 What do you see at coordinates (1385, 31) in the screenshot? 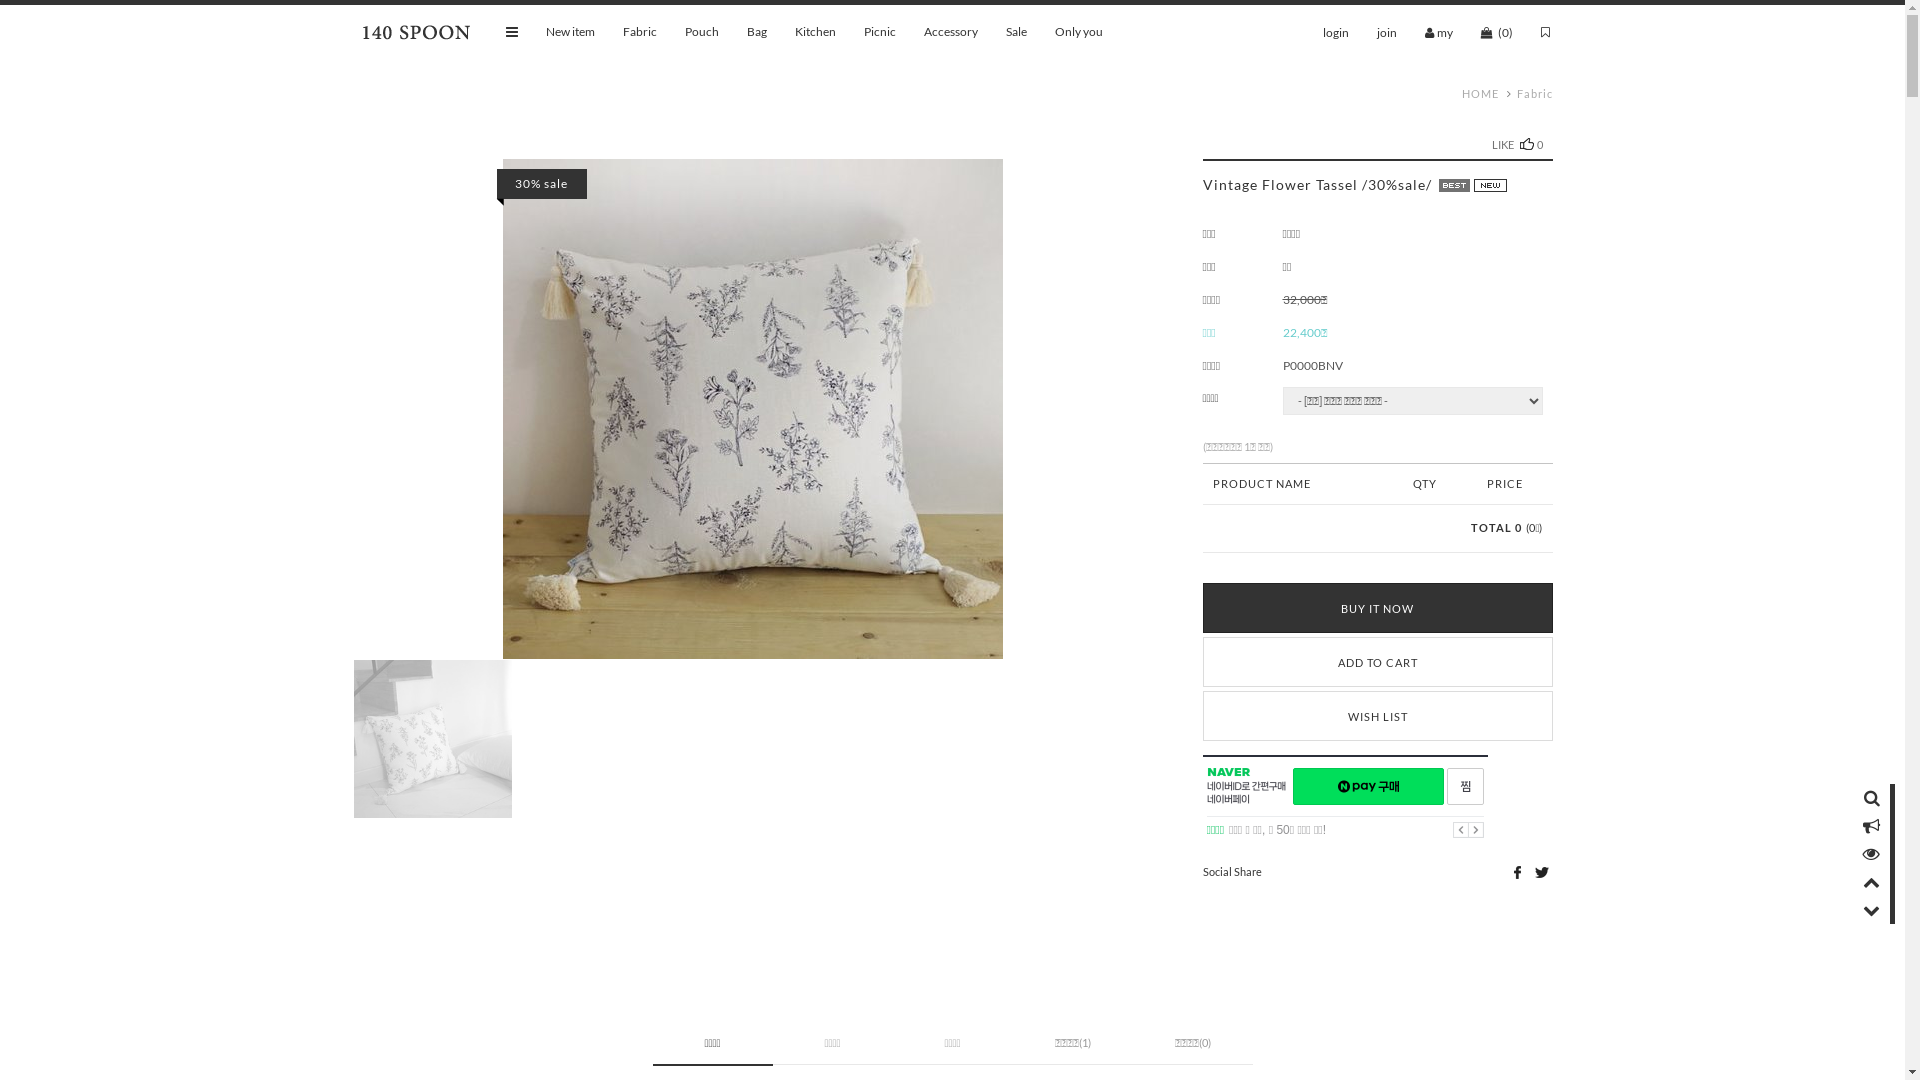
I see `'join'` at bounding box center [1385, 31].